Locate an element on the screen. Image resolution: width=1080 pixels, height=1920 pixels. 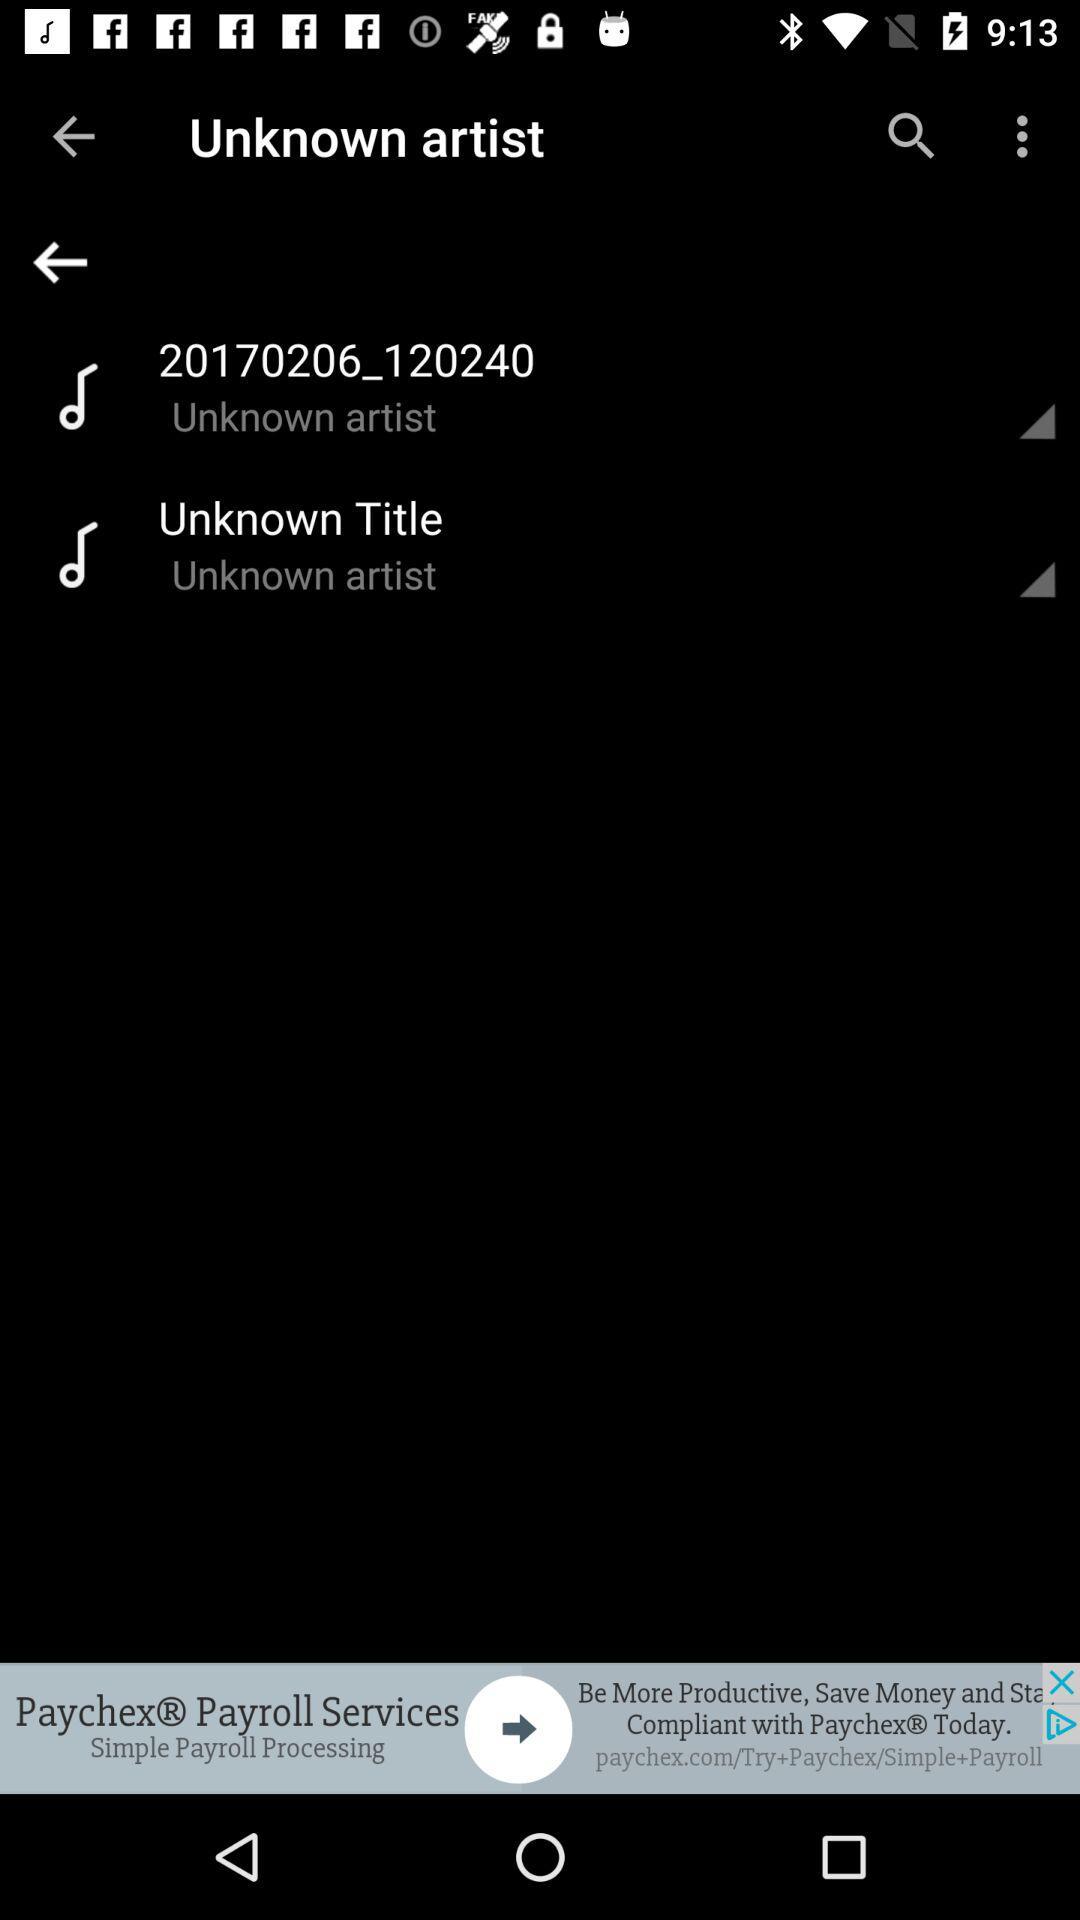
undo button is located at coordinates (549, 261).